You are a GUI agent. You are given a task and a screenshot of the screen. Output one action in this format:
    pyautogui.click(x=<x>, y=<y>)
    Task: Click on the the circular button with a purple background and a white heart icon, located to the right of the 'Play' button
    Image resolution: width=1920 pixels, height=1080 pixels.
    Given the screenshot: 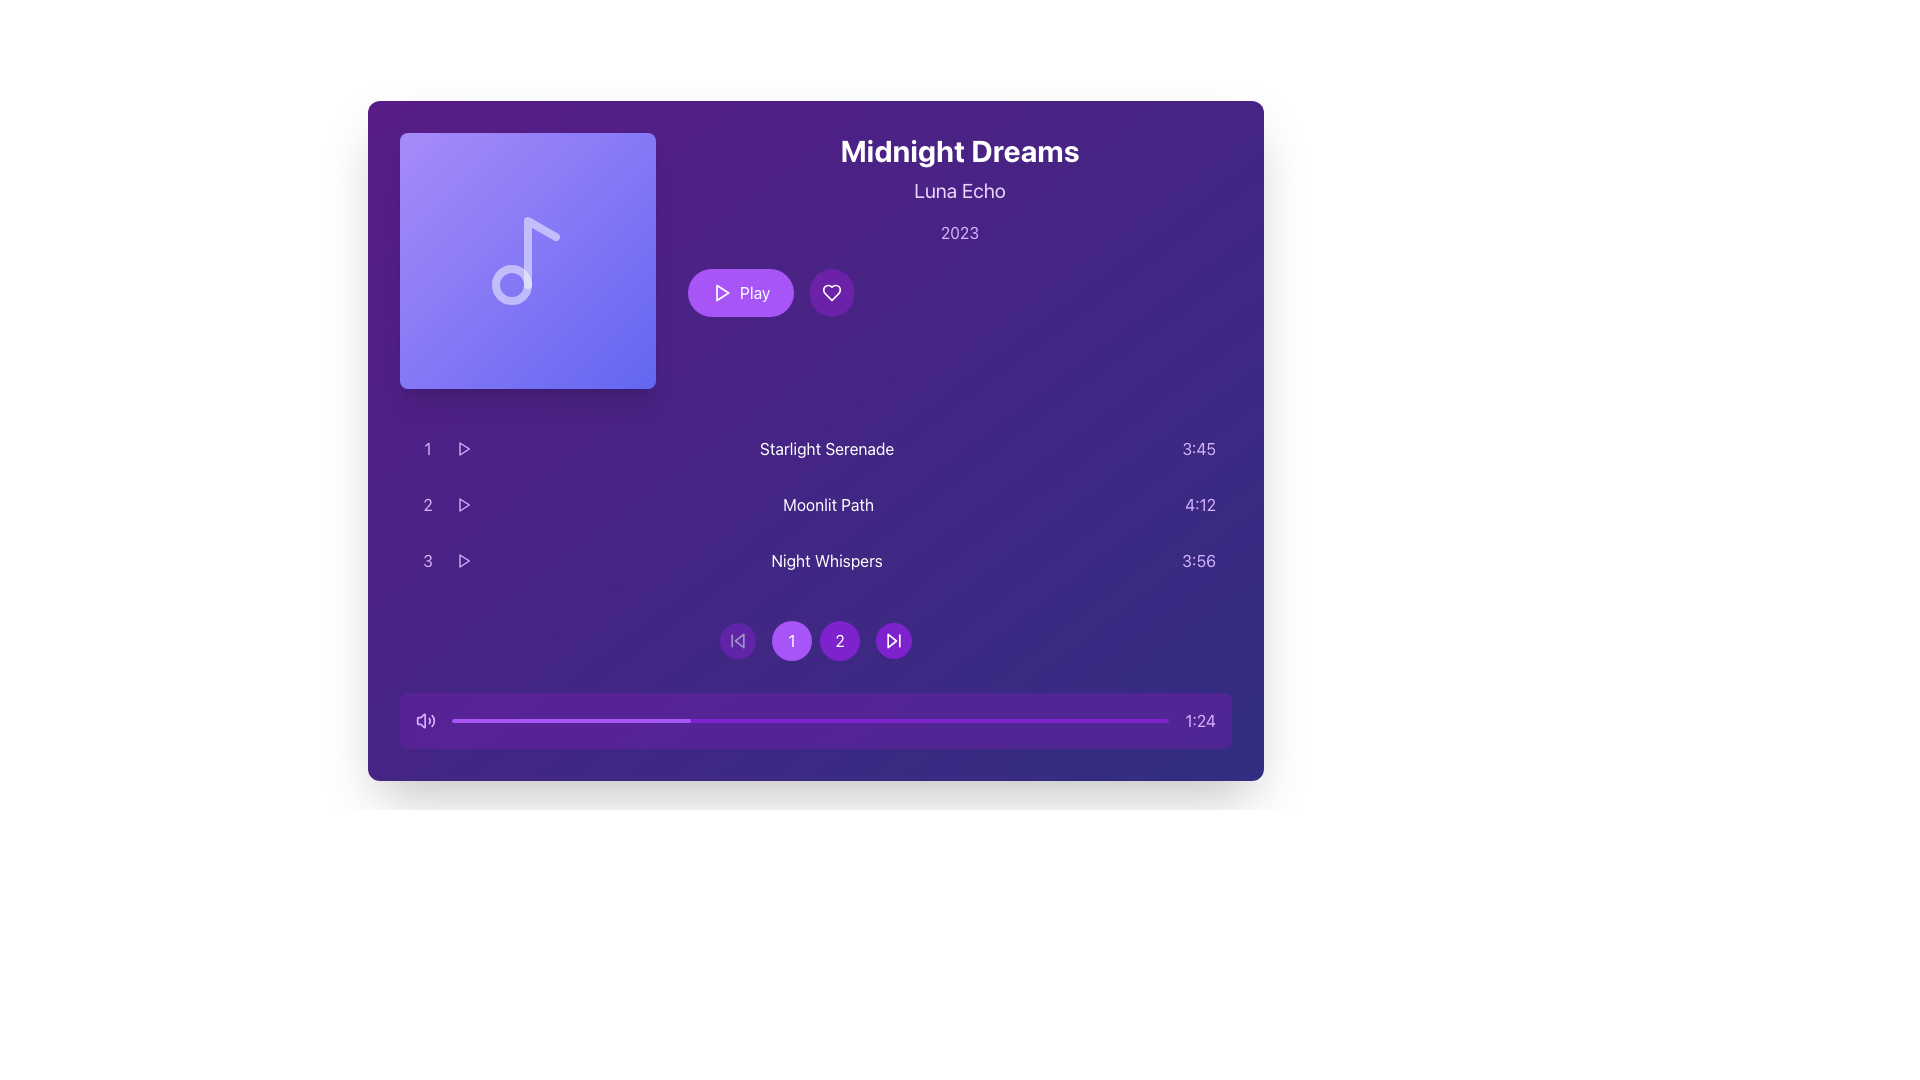 What is the action you would take?
    pyautogui.click(x=832, y=293)
    